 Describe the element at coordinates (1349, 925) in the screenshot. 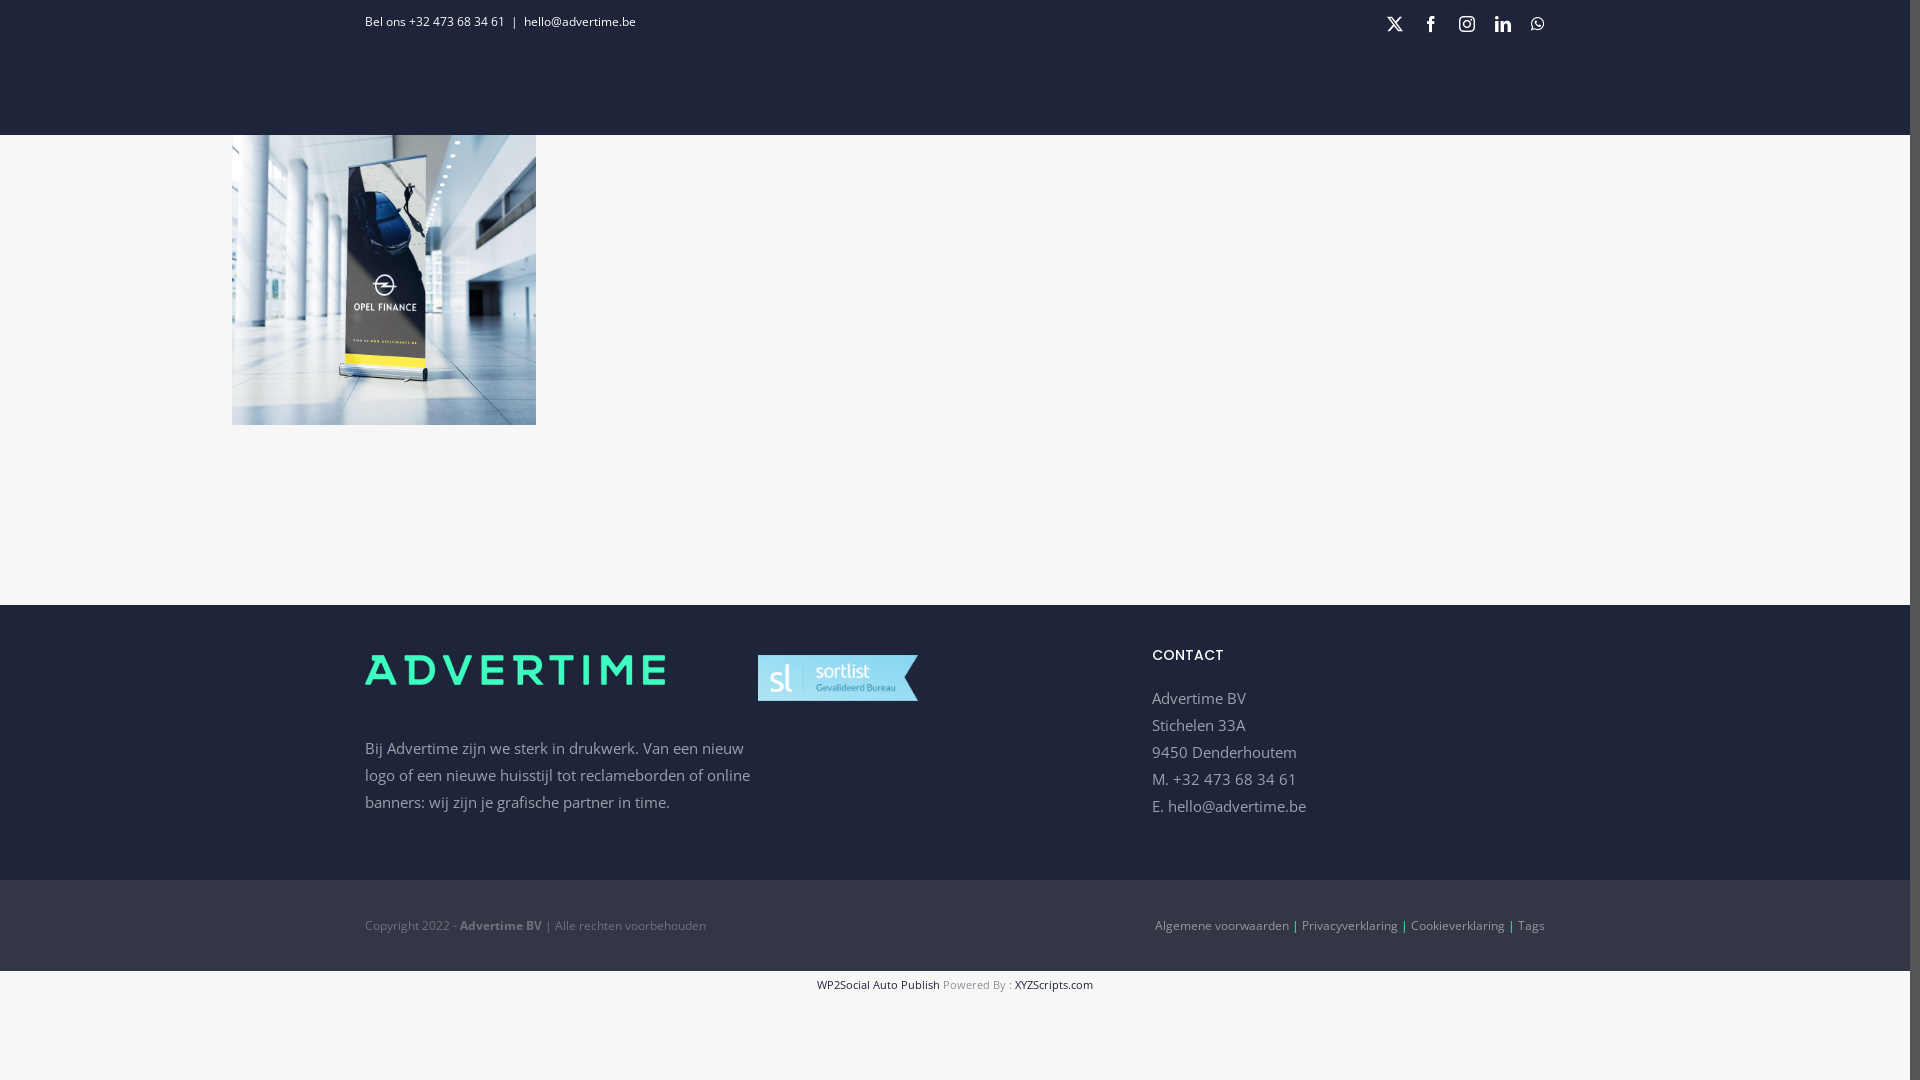

I see `'Privacyverklaring'` at that location.